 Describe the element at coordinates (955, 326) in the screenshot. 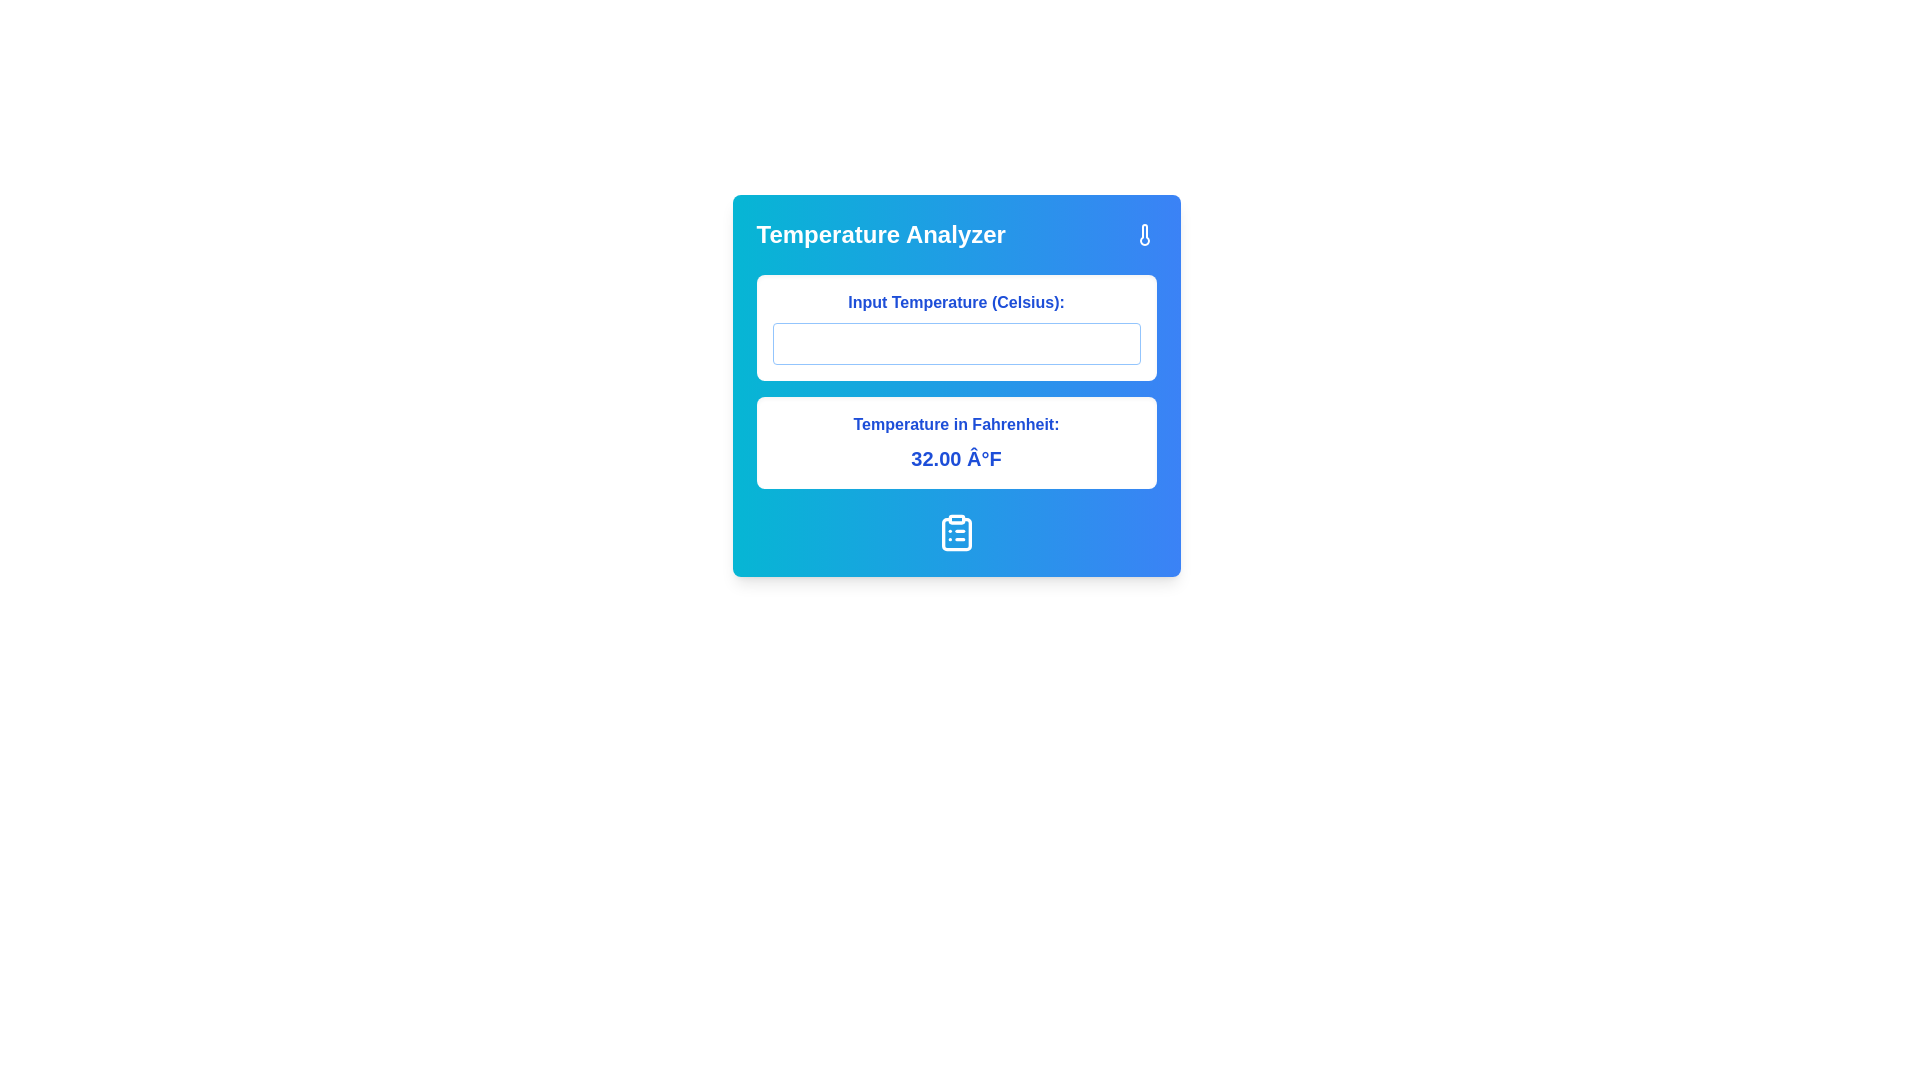

I see `inside the input field labeled 'Input Temperature (Celsius):' to focus on it` at that location.